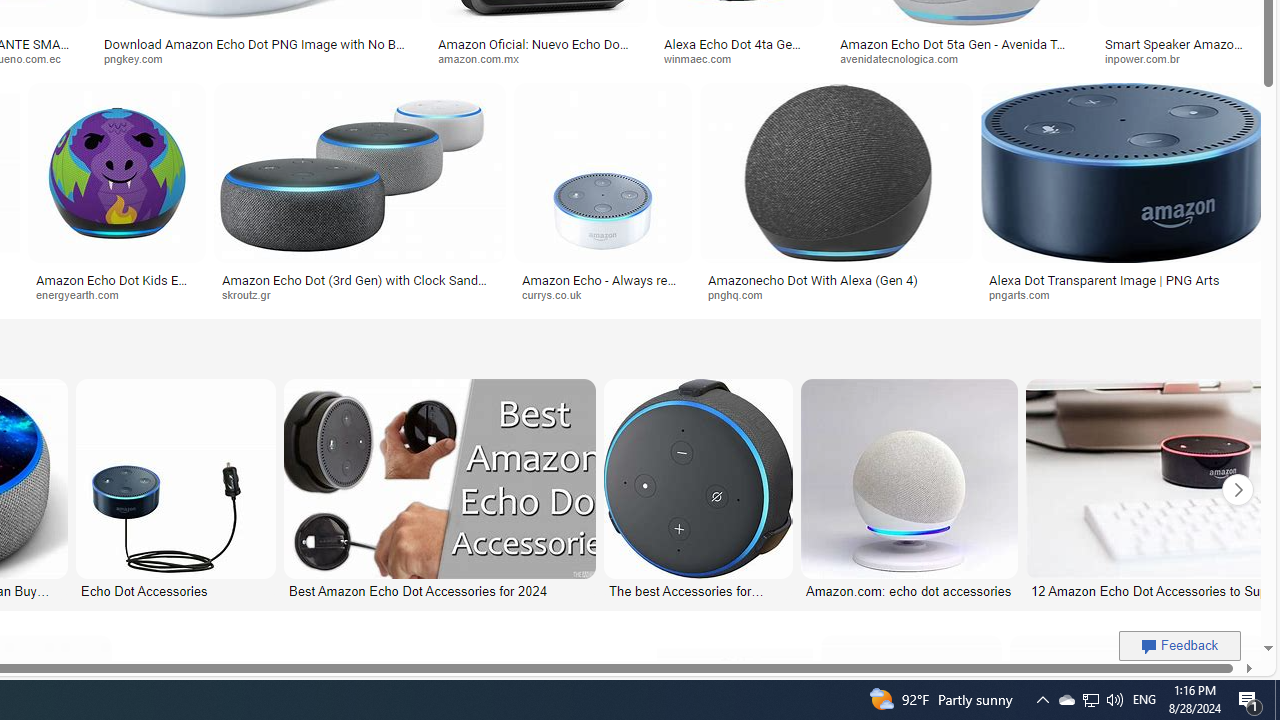  What do you see at coordinates (1123, 171) in the screenshot?
I see `'Image result for Amazon Echo Dot PNG'` at bounding box center [1123, 171].